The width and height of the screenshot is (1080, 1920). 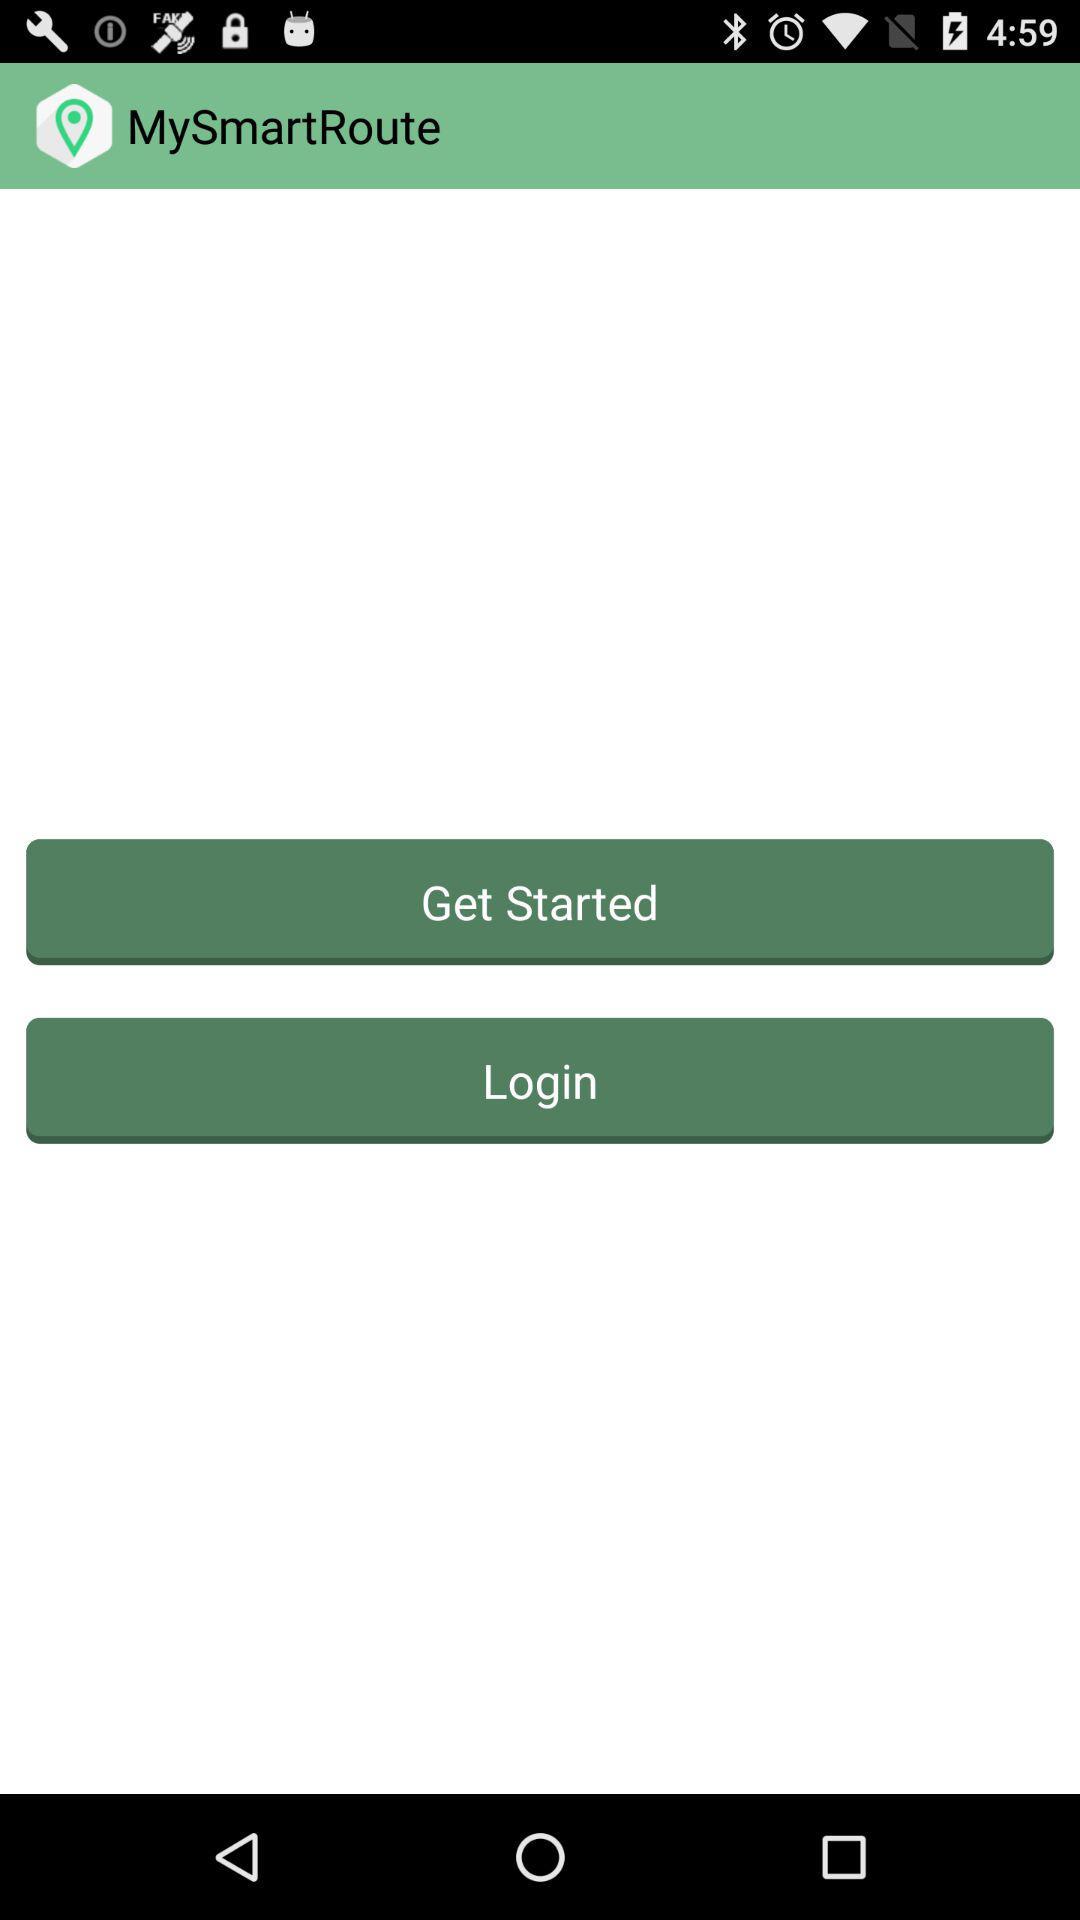 I want to click on login button, so click(x=540, y=1079).